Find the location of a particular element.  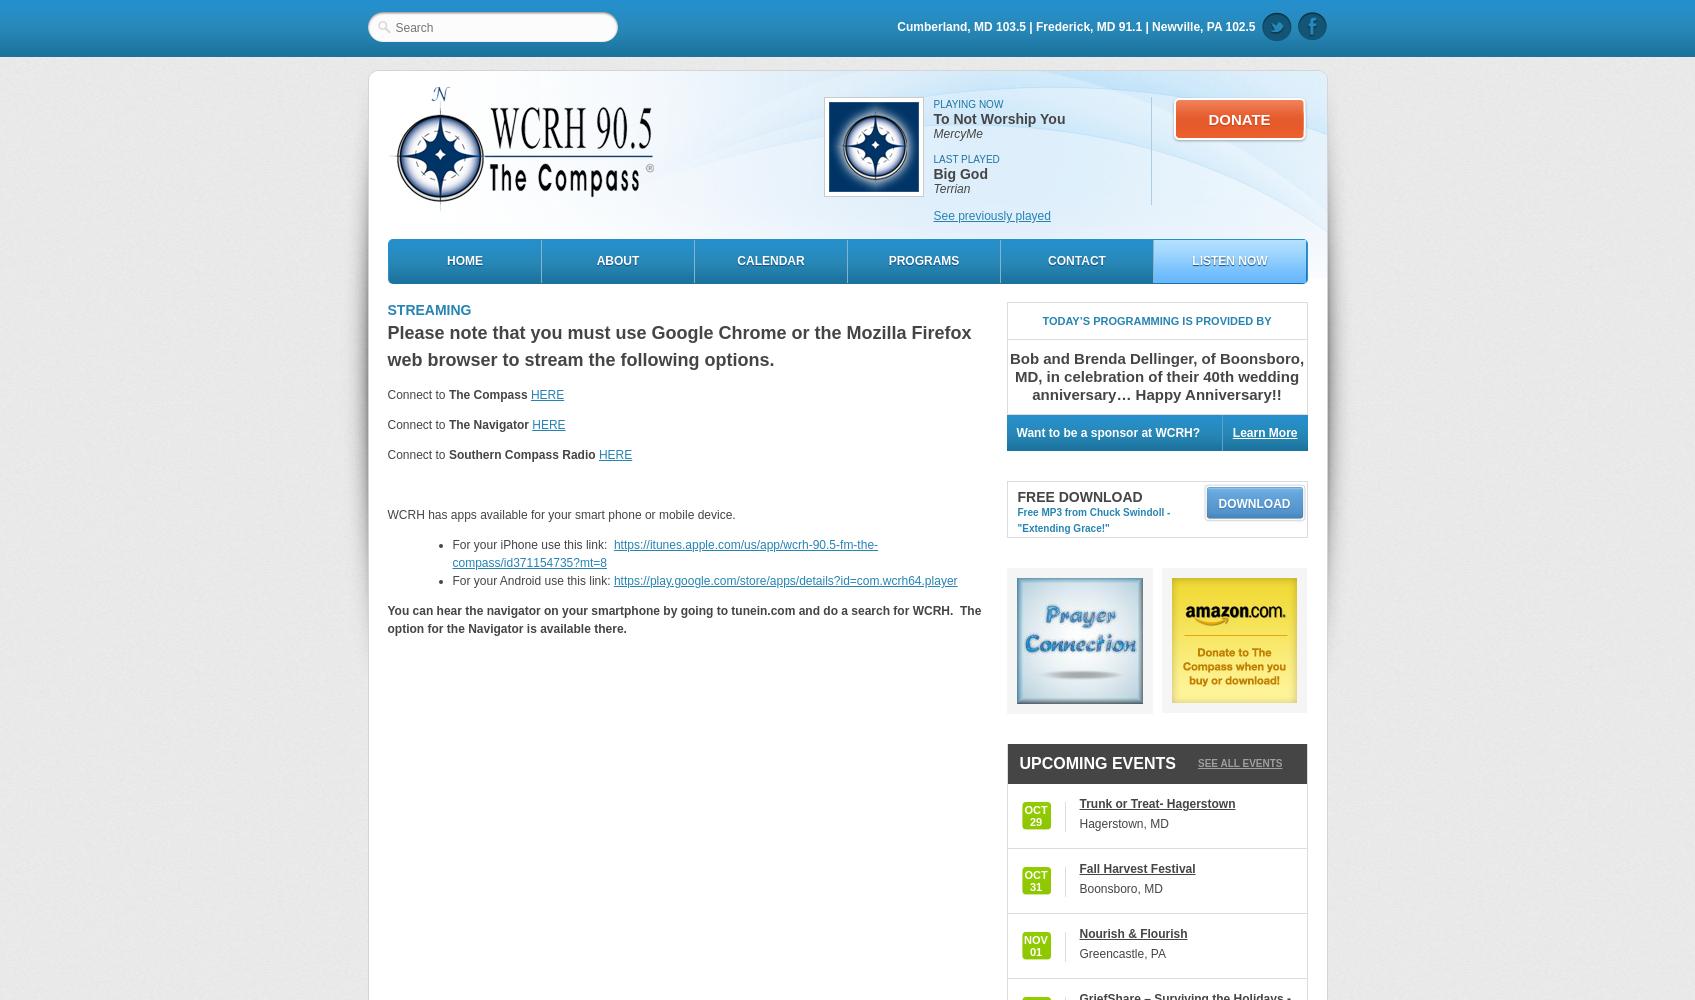

'Trunk or Treat- Hagerstown' is located at coordinates (1156, 804).